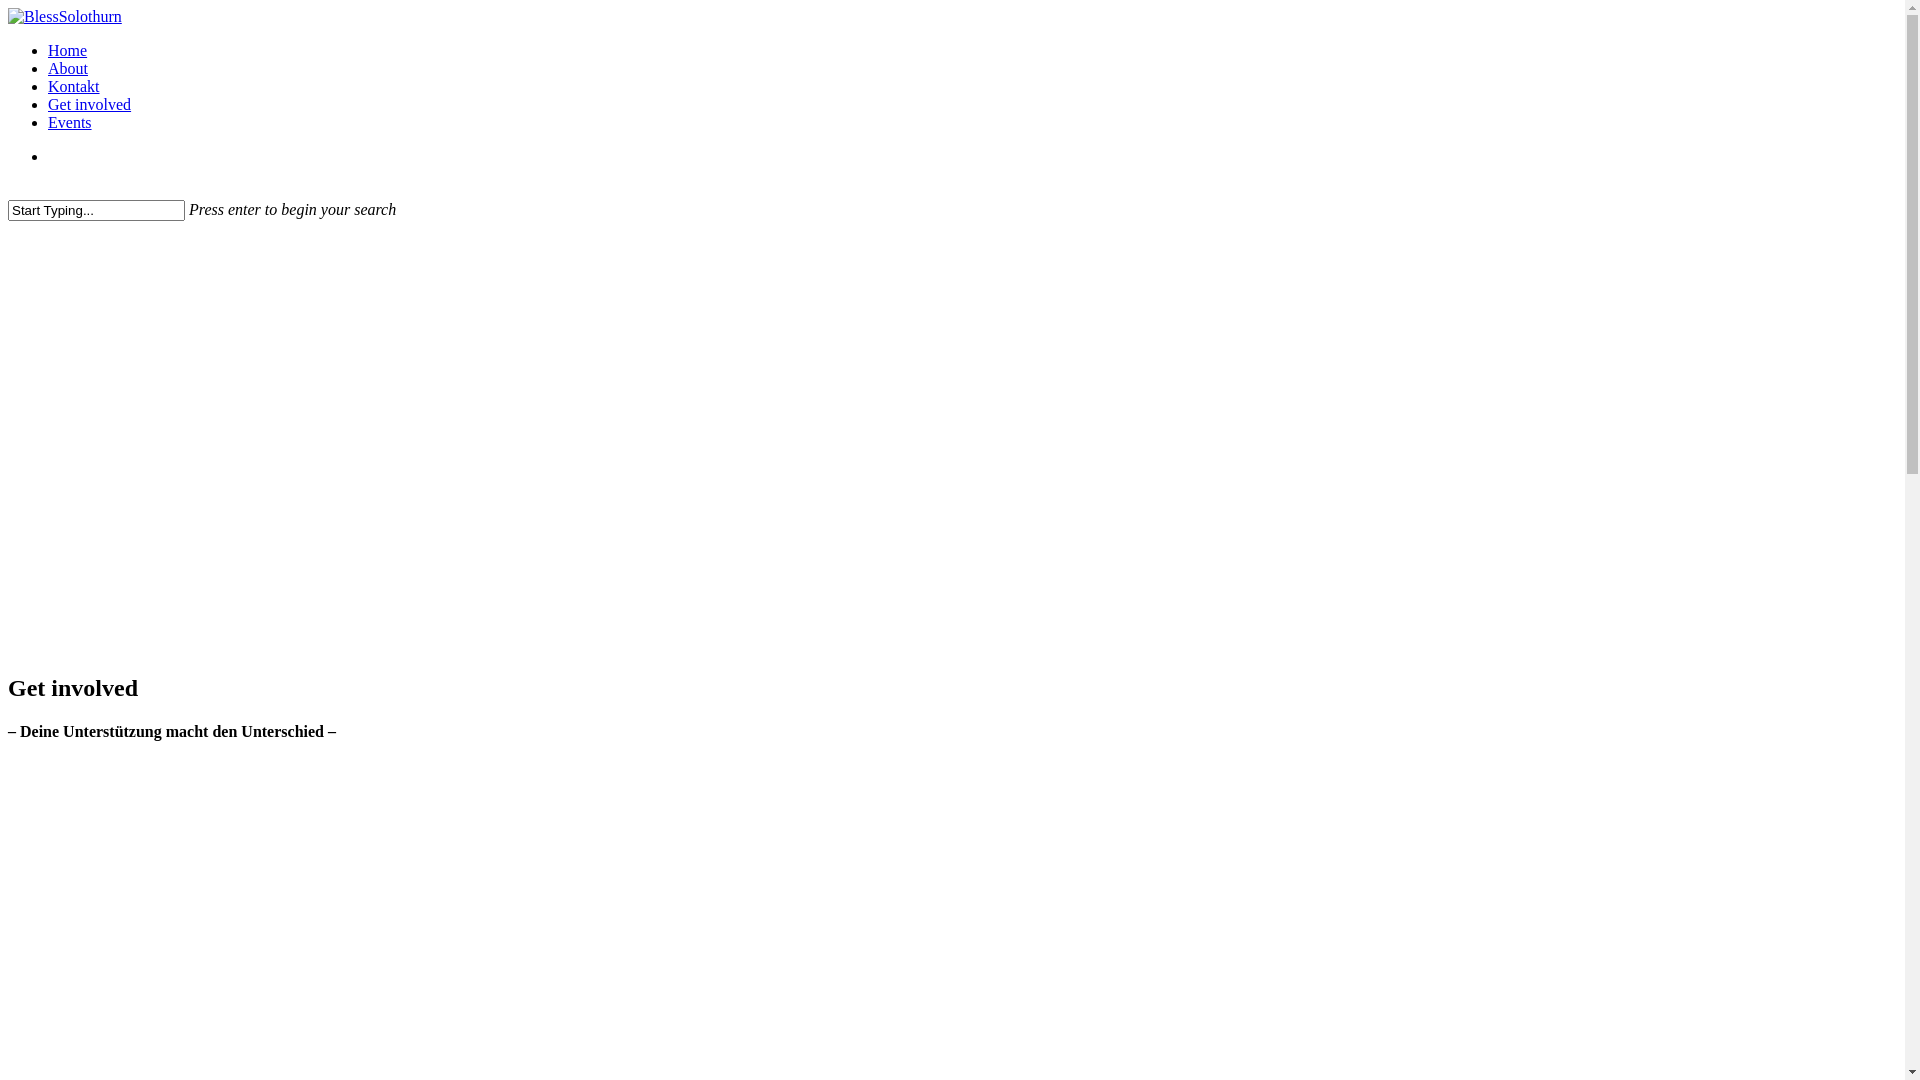 The image size is (1920, 1080). I want to click on 'Events', so click(70, 122).